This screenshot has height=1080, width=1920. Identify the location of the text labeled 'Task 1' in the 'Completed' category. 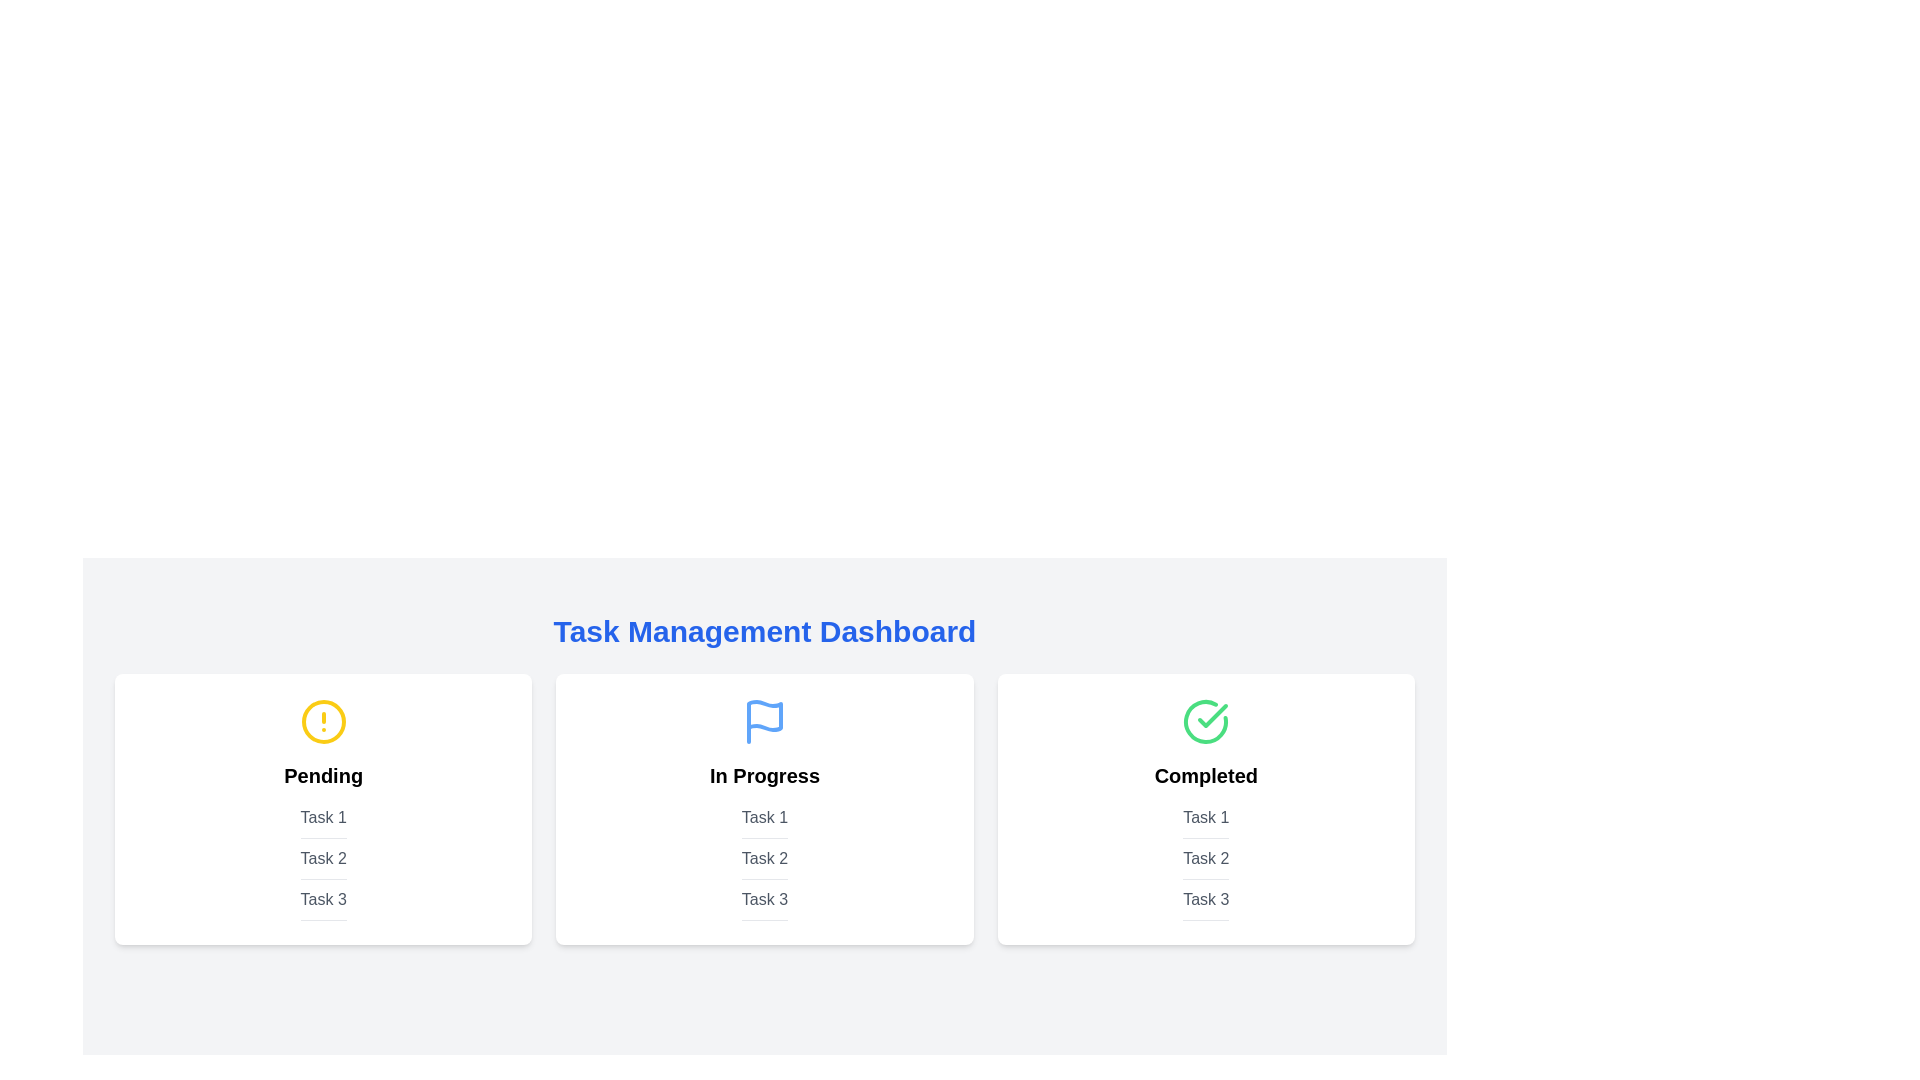
(1205, 822).